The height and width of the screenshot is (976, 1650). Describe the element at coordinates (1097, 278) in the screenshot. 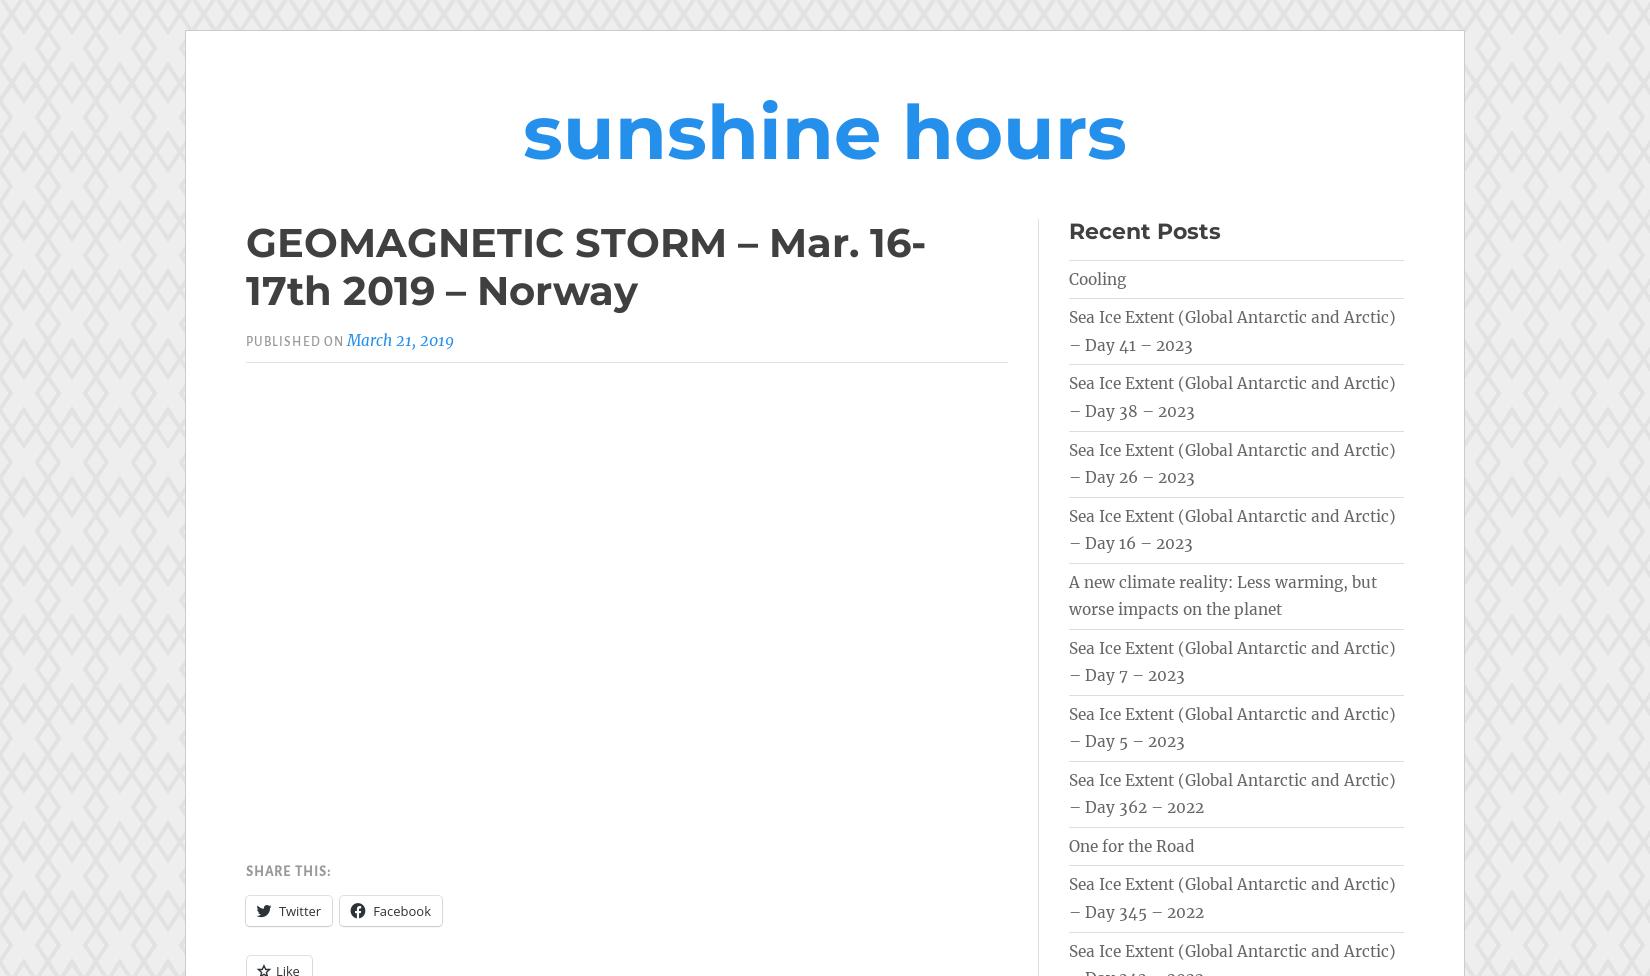

I see `'Cooling'` at that location.